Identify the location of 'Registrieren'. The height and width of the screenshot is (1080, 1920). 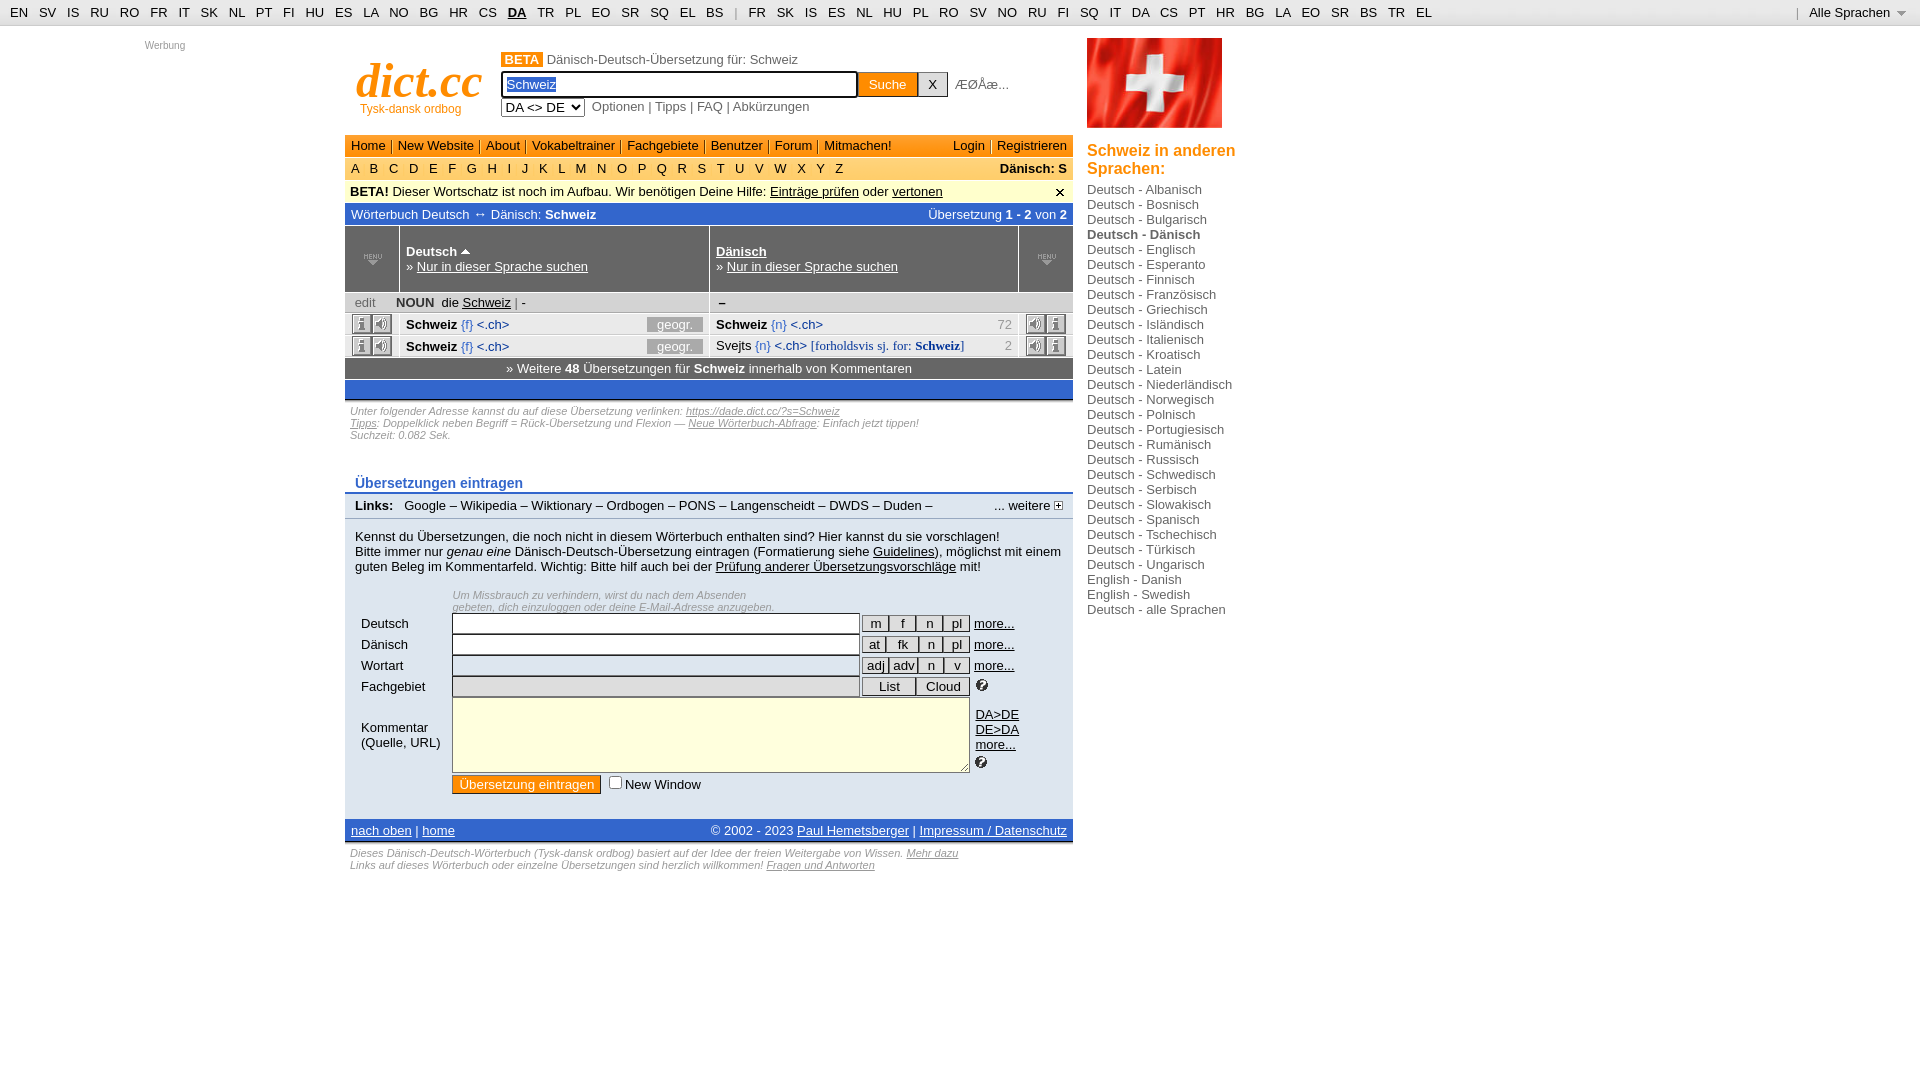
(1032, 144).